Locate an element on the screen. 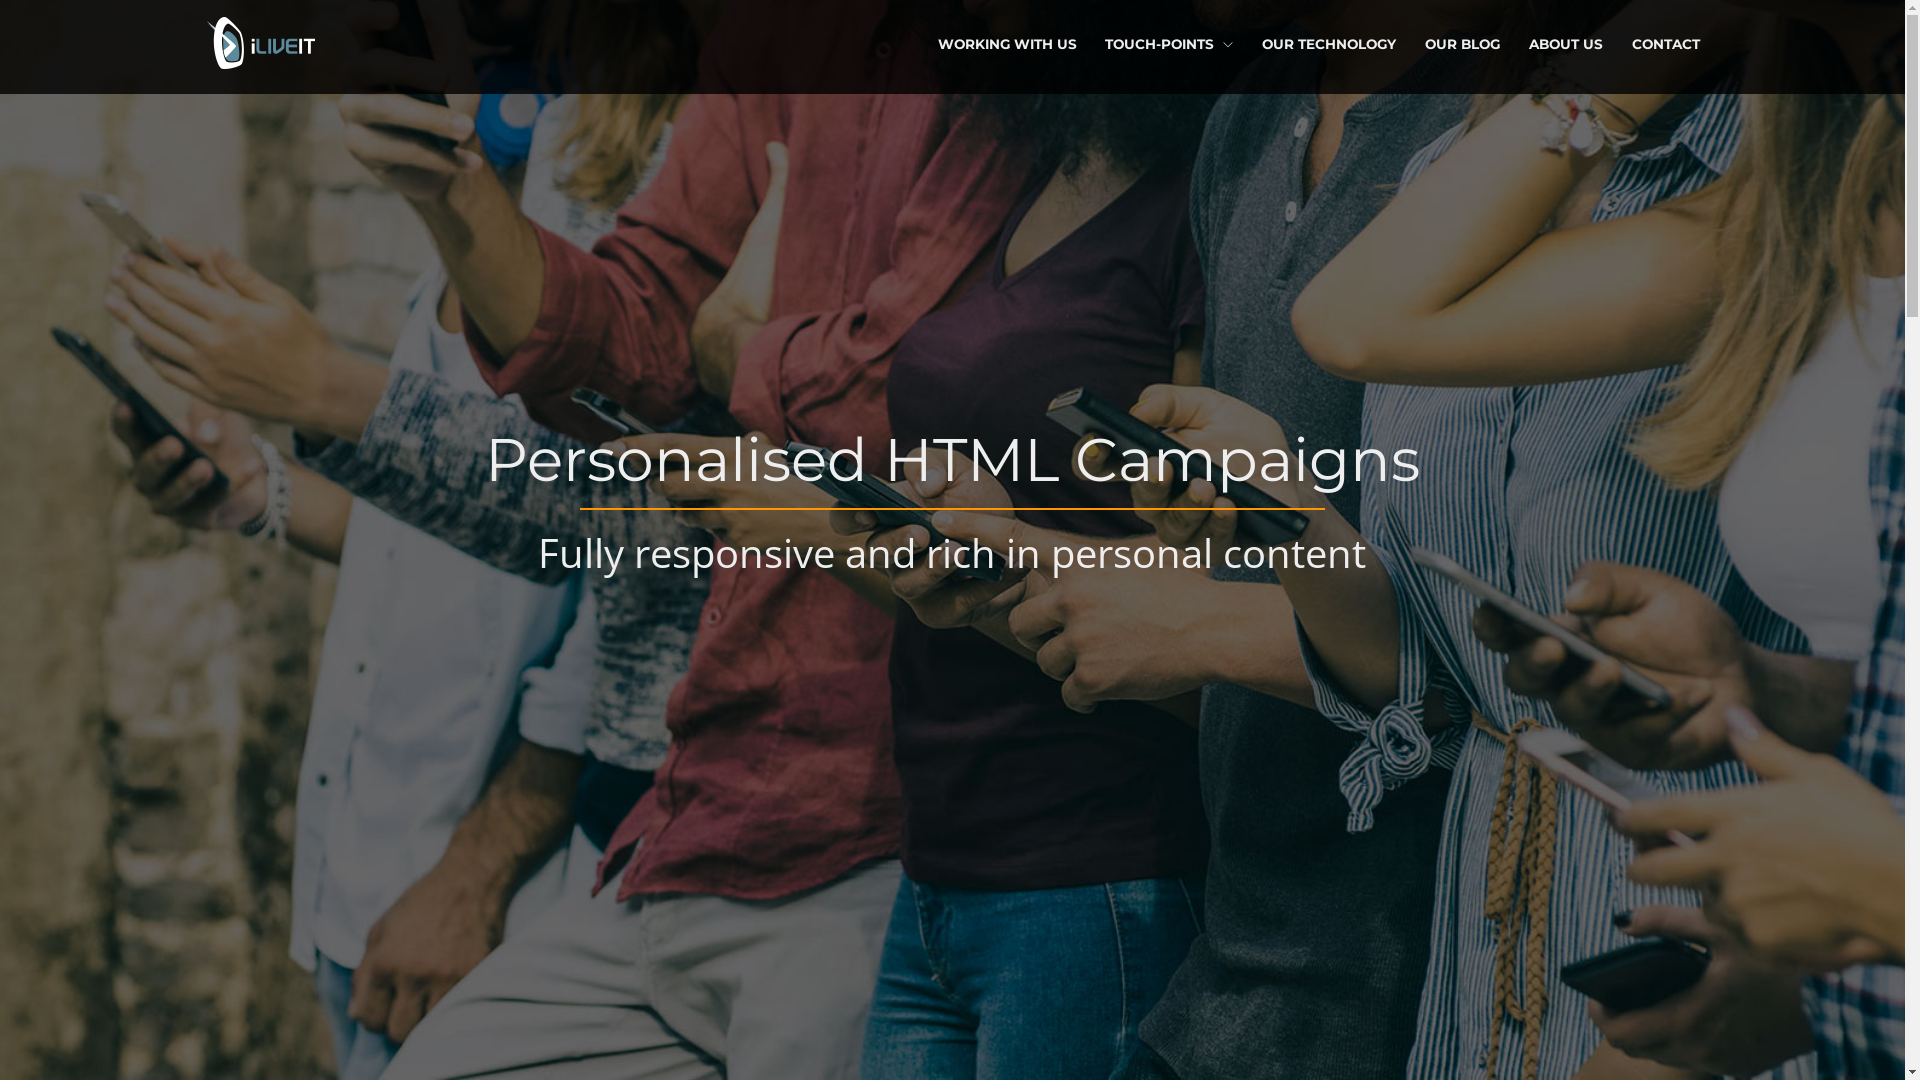 The image size is (1920, 1080). 'OUR TECHNOLOGY' is located at coordinates (1329, 43).